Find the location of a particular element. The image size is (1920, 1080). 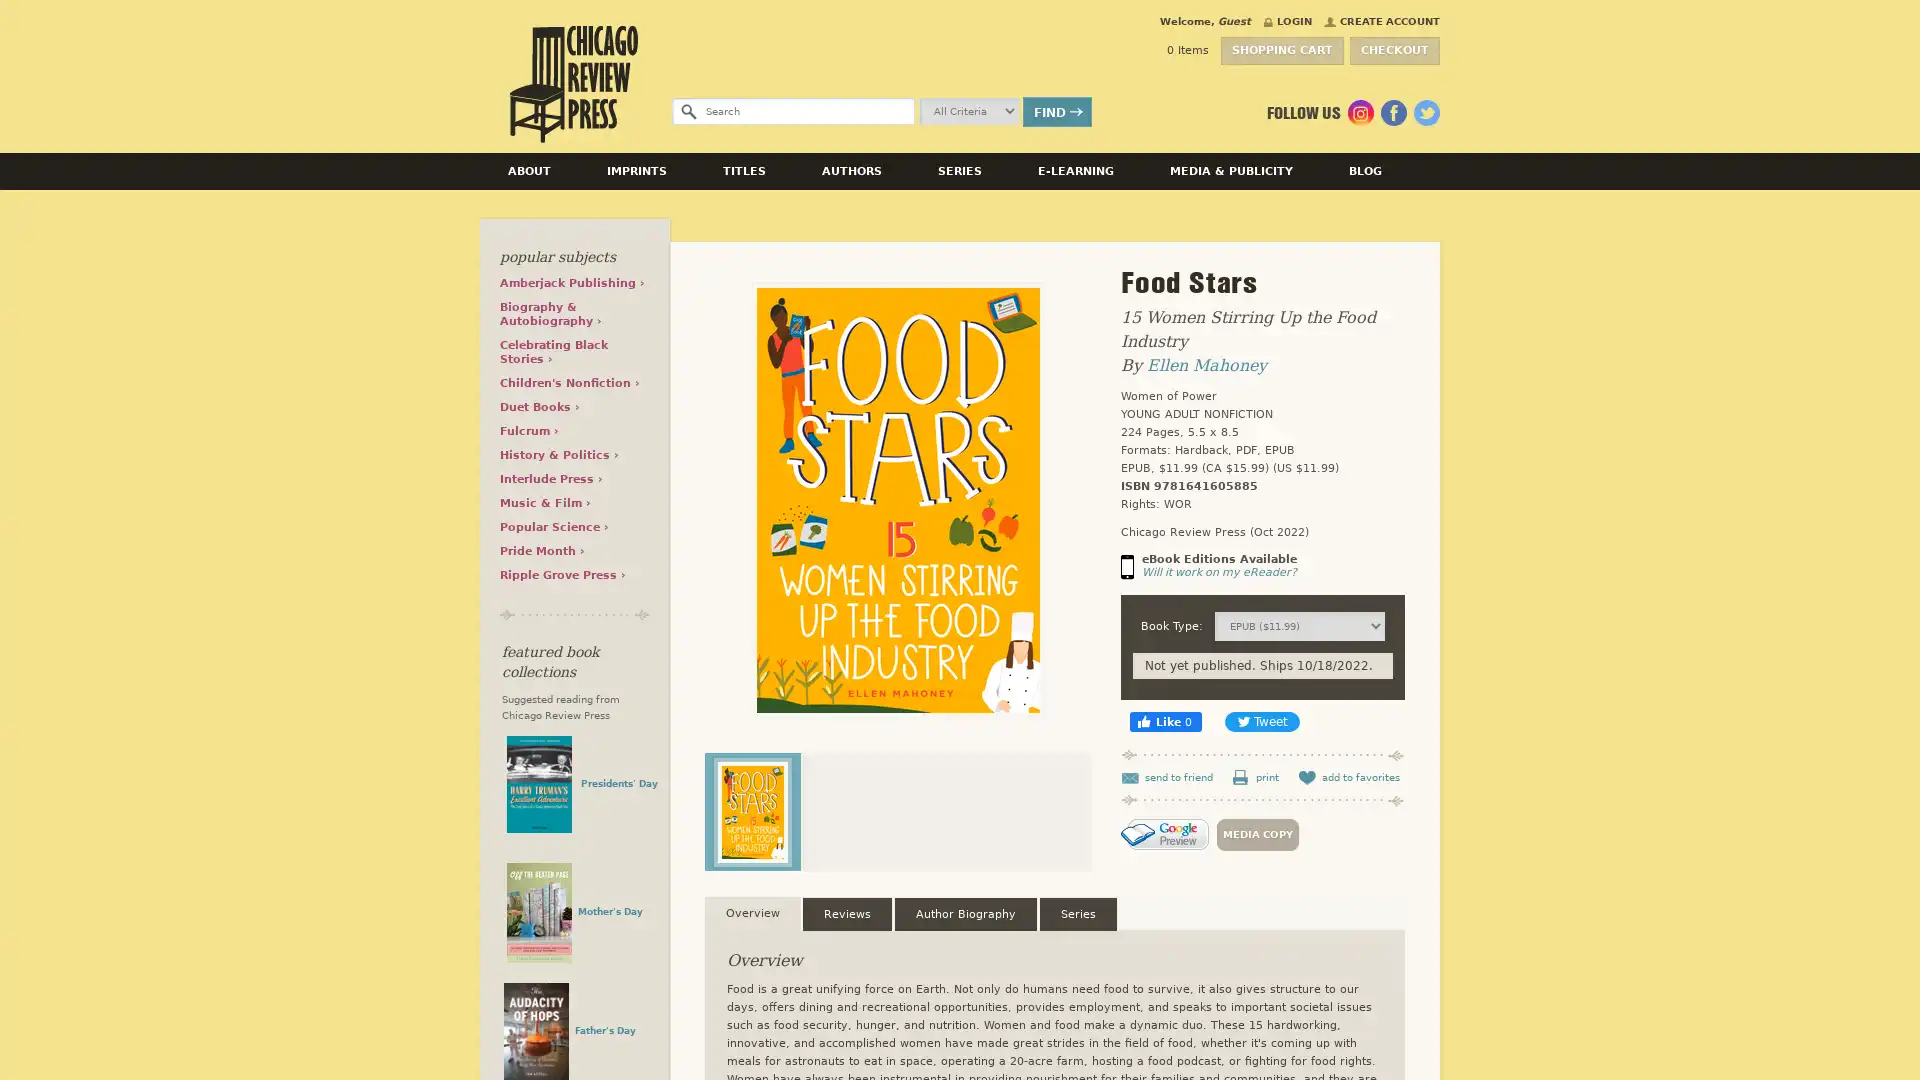

FIND is located at coordinates (1056, 111).